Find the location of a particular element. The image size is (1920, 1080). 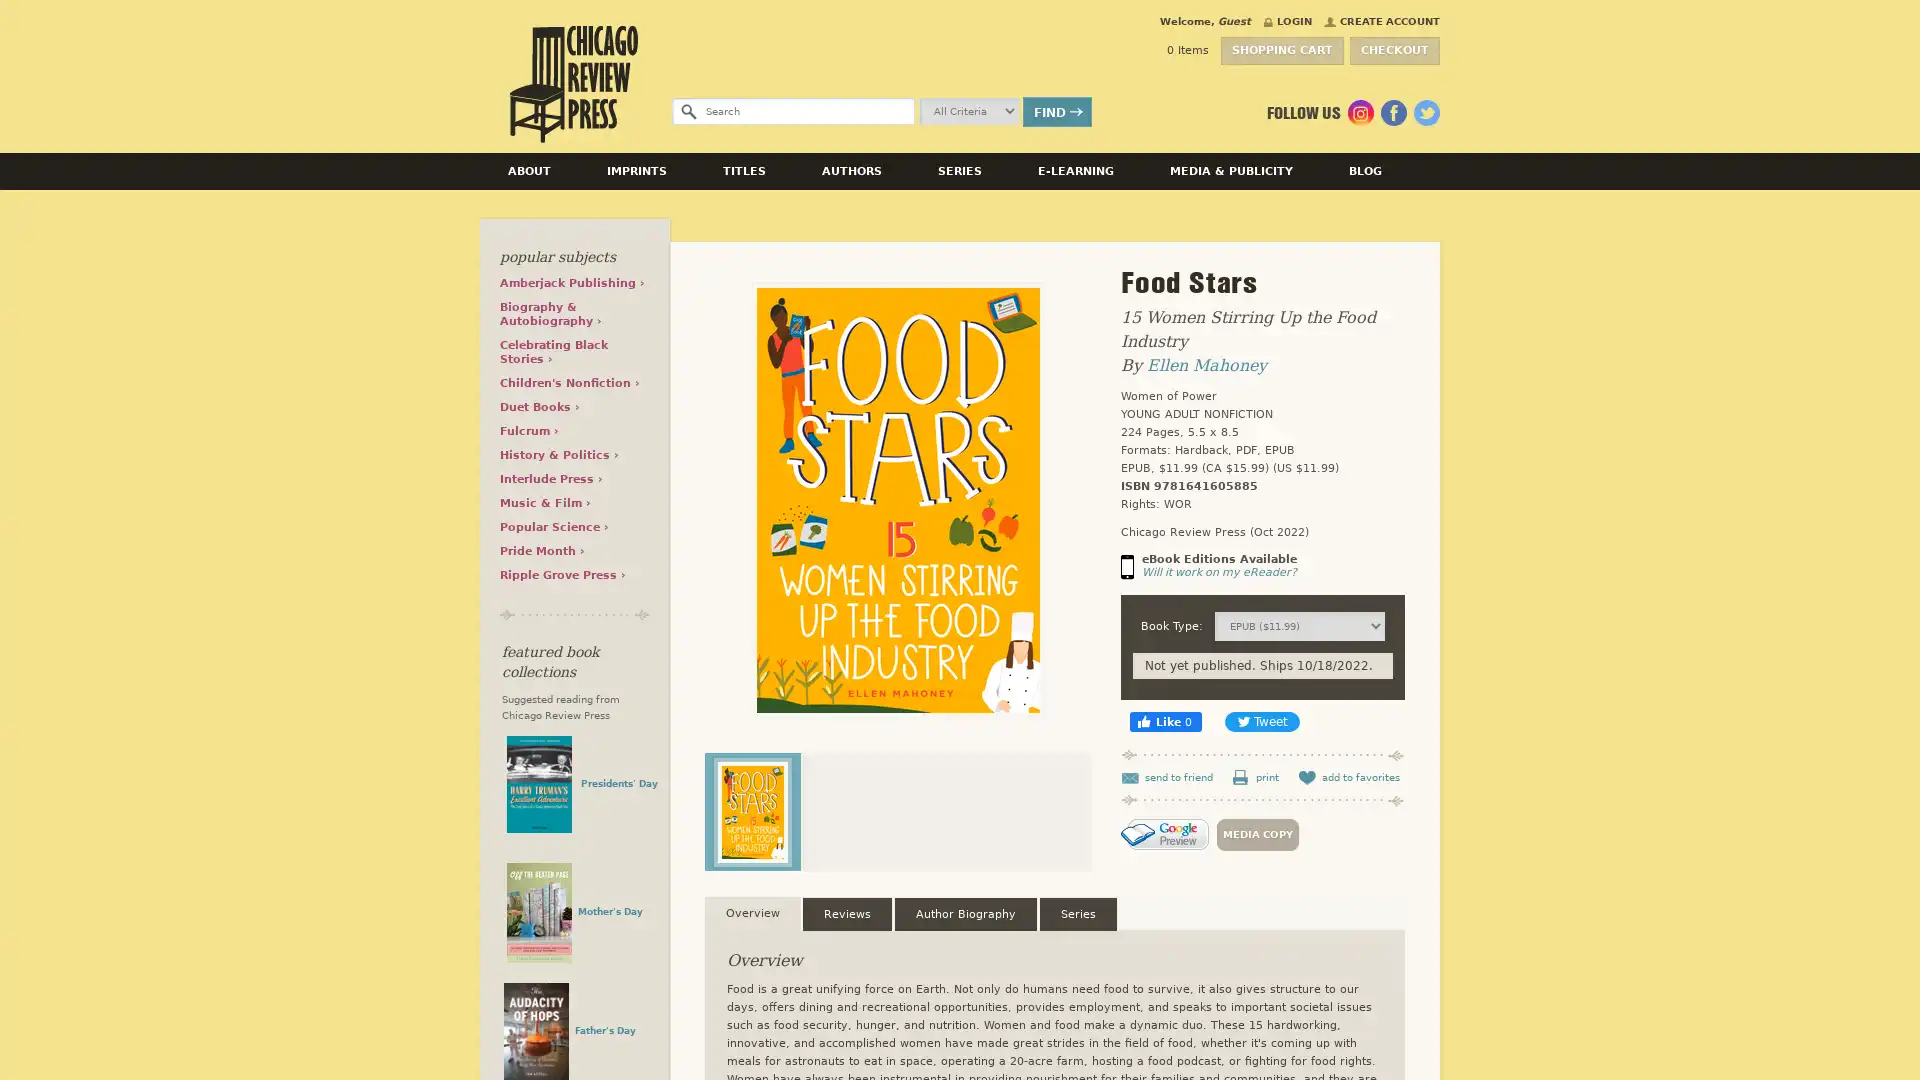

FIND is located at coordinates (1056, 111).